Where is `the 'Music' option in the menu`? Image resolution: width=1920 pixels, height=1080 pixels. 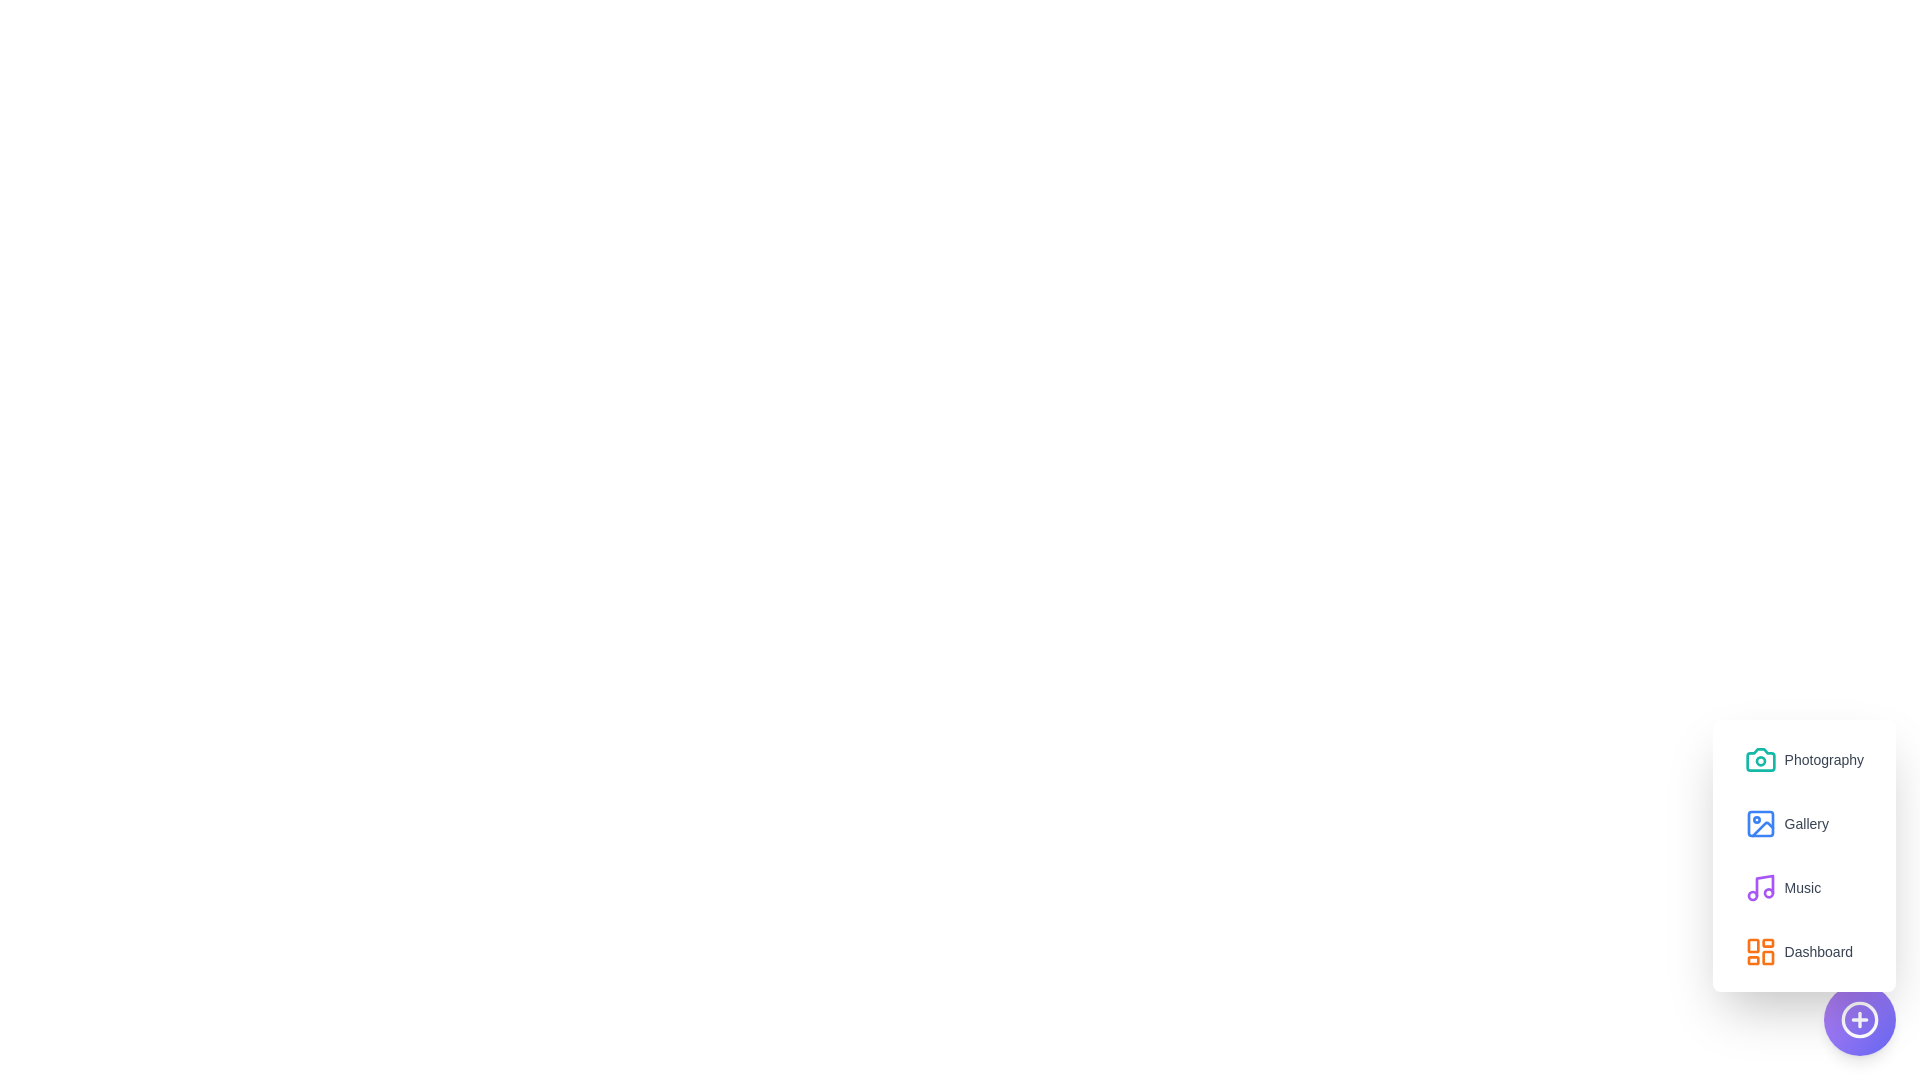 the 'Music' option in the menu is located at coordinates (1781, 886).